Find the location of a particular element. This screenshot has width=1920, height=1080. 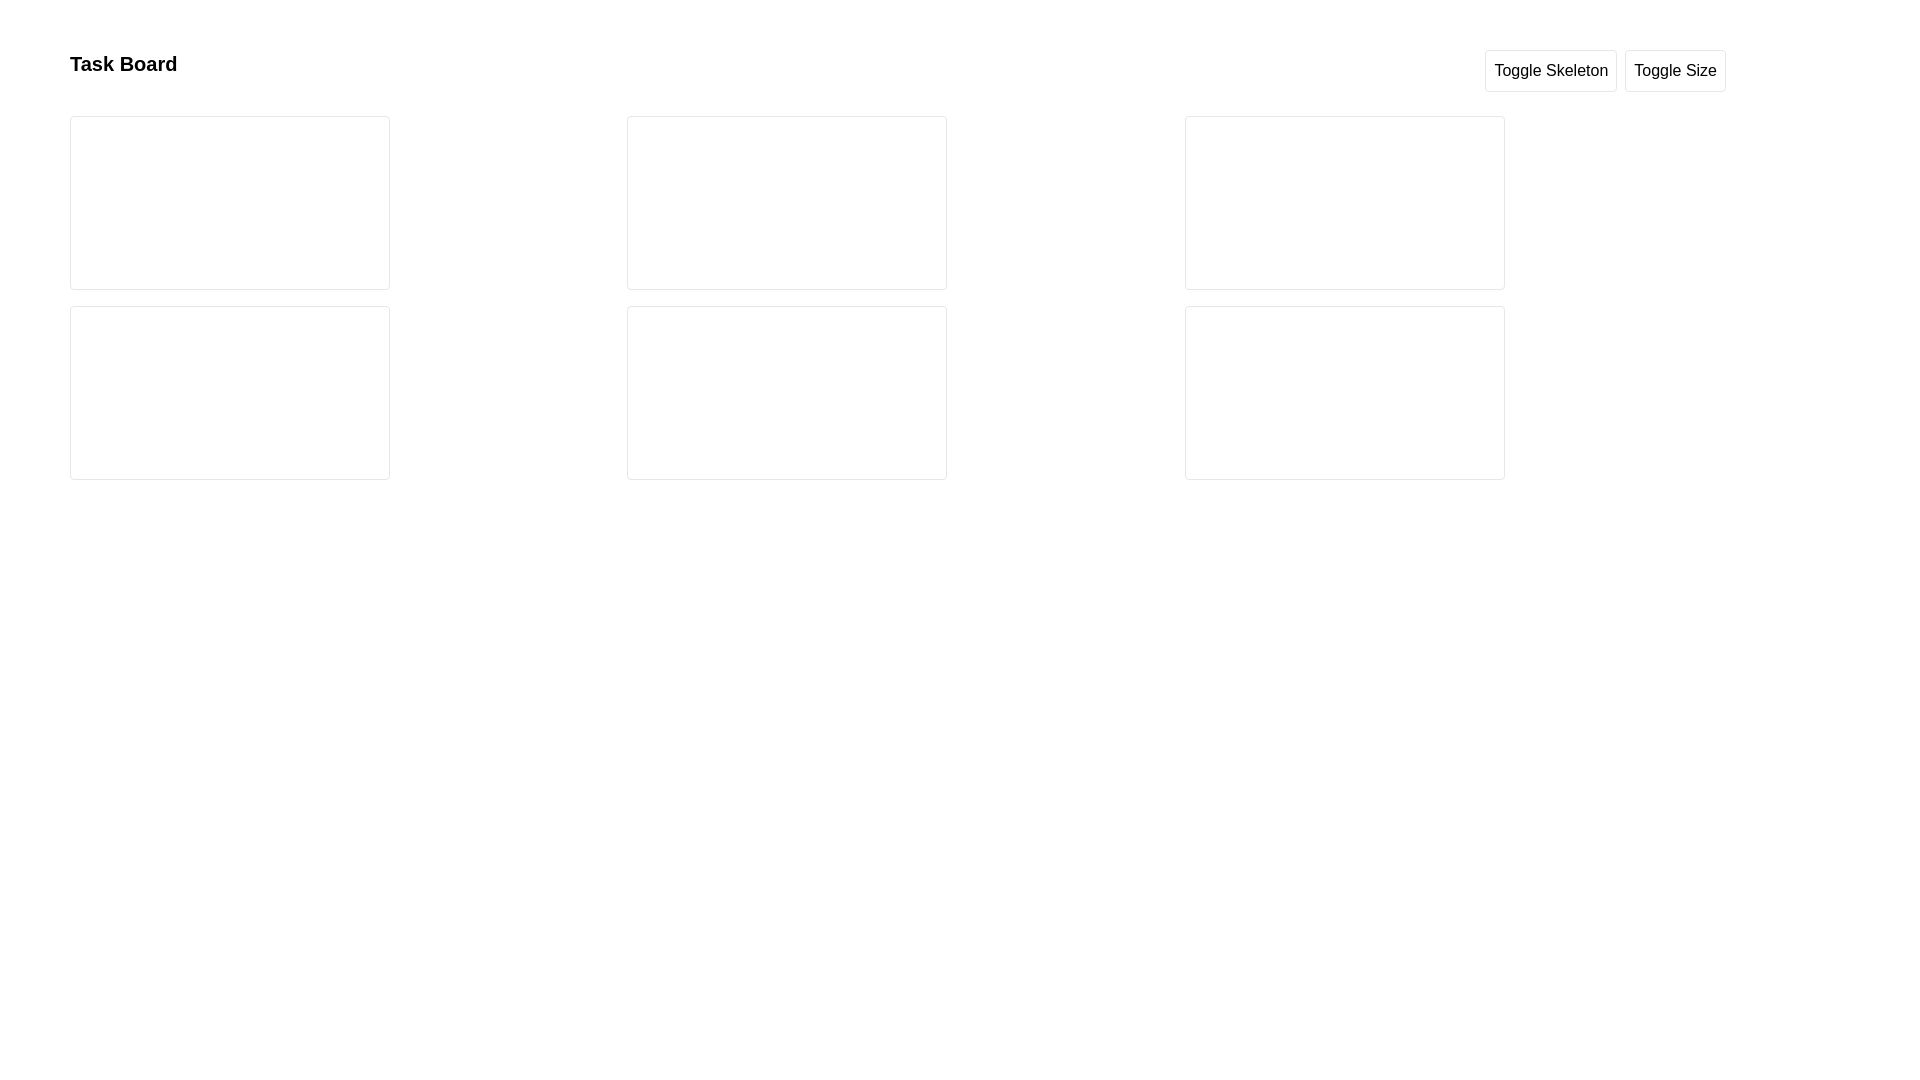

the 'Size' toggle button located in the top-right section of the interface to modify the size setting is located at coordinates (1675, 69).